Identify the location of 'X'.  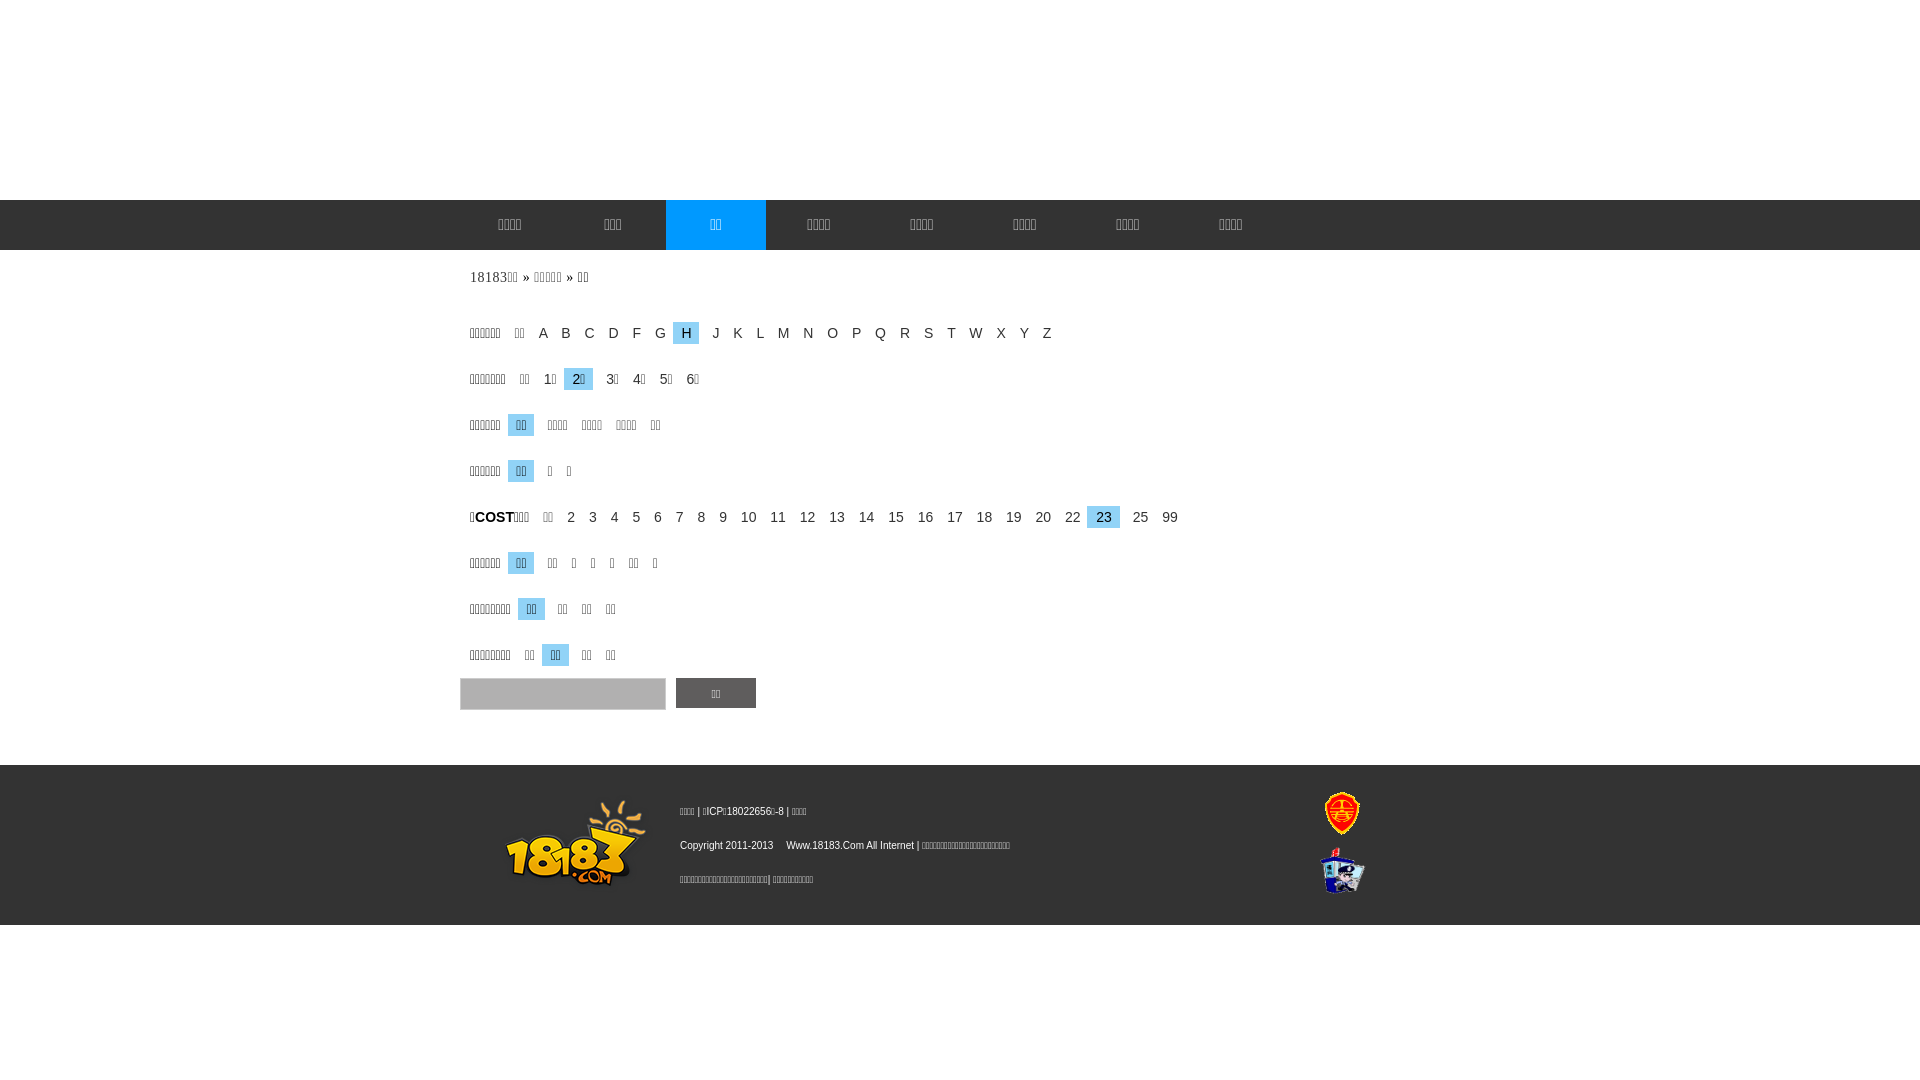
(995, 331).